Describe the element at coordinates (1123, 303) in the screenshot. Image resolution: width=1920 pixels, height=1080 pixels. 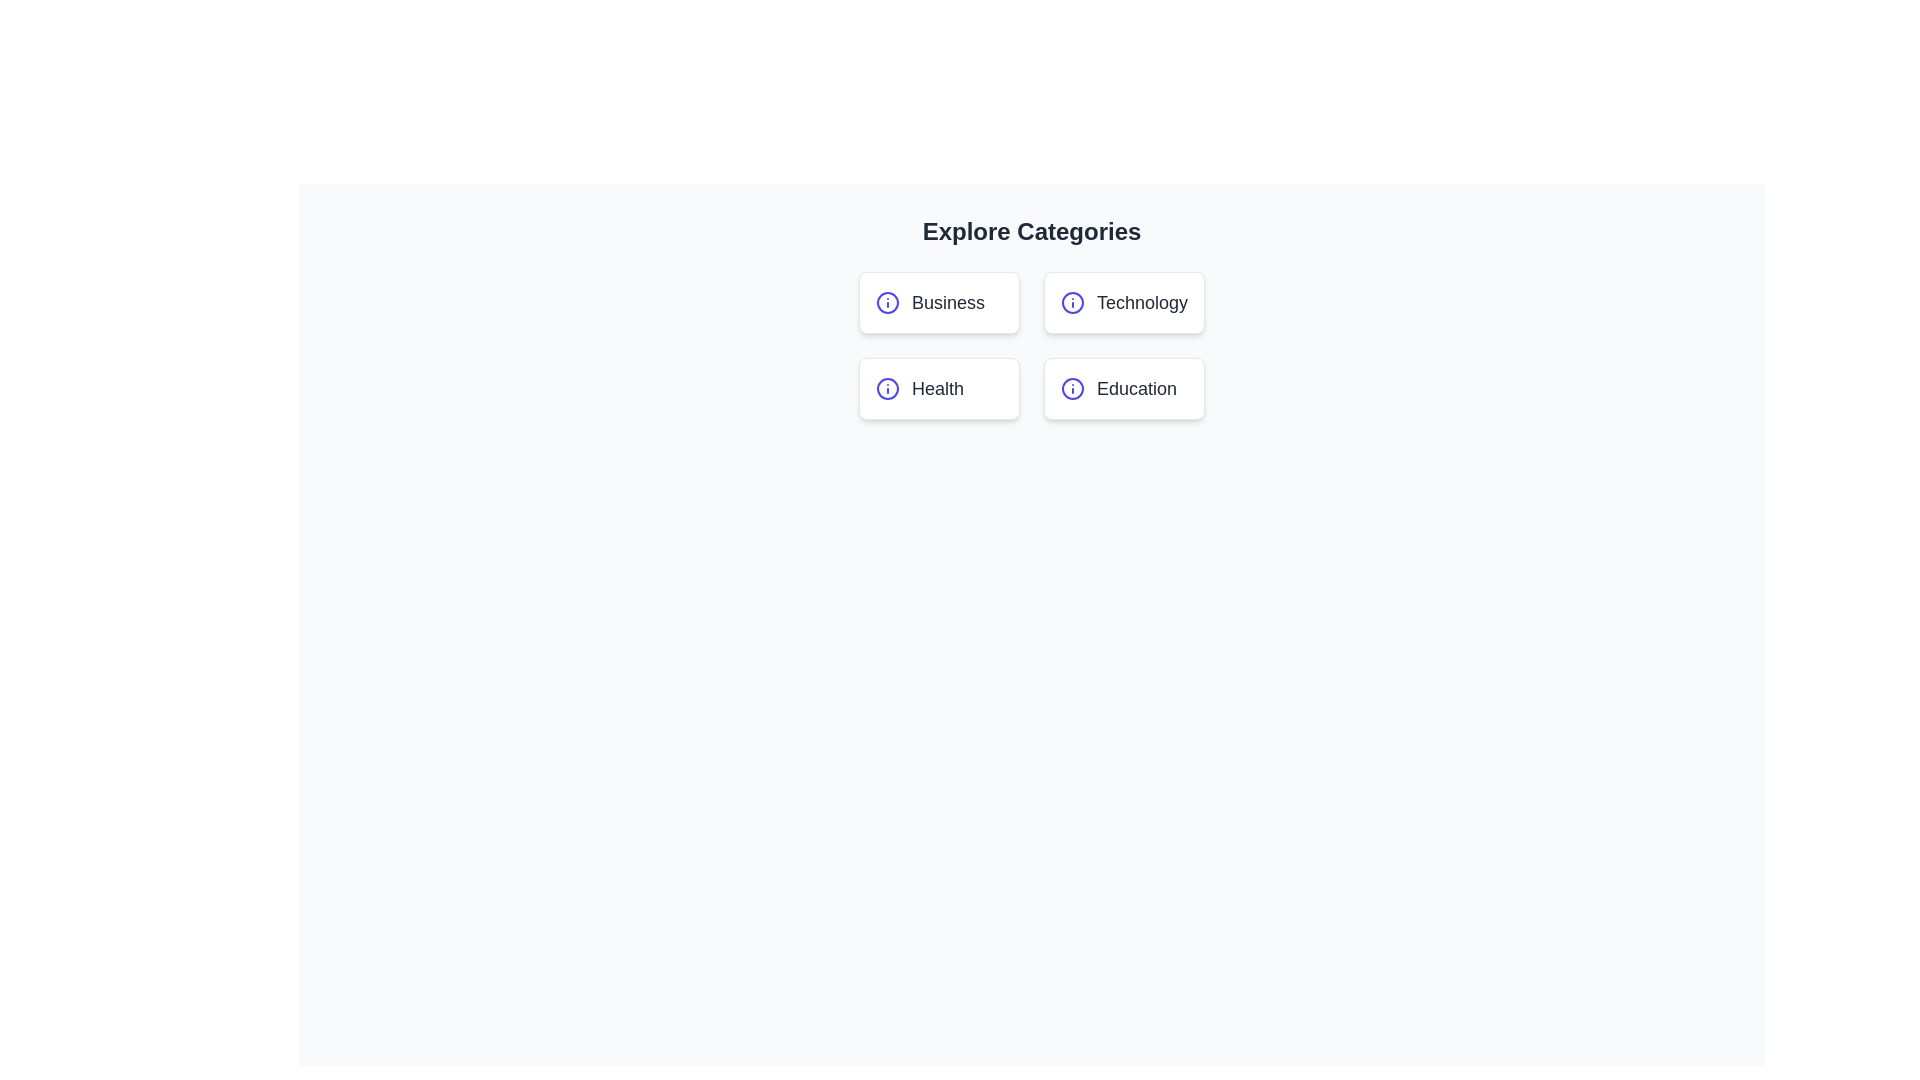
I see `the center of the 'Technology' category card, which is the second card in the top row of the Explore Categories section` at that location.